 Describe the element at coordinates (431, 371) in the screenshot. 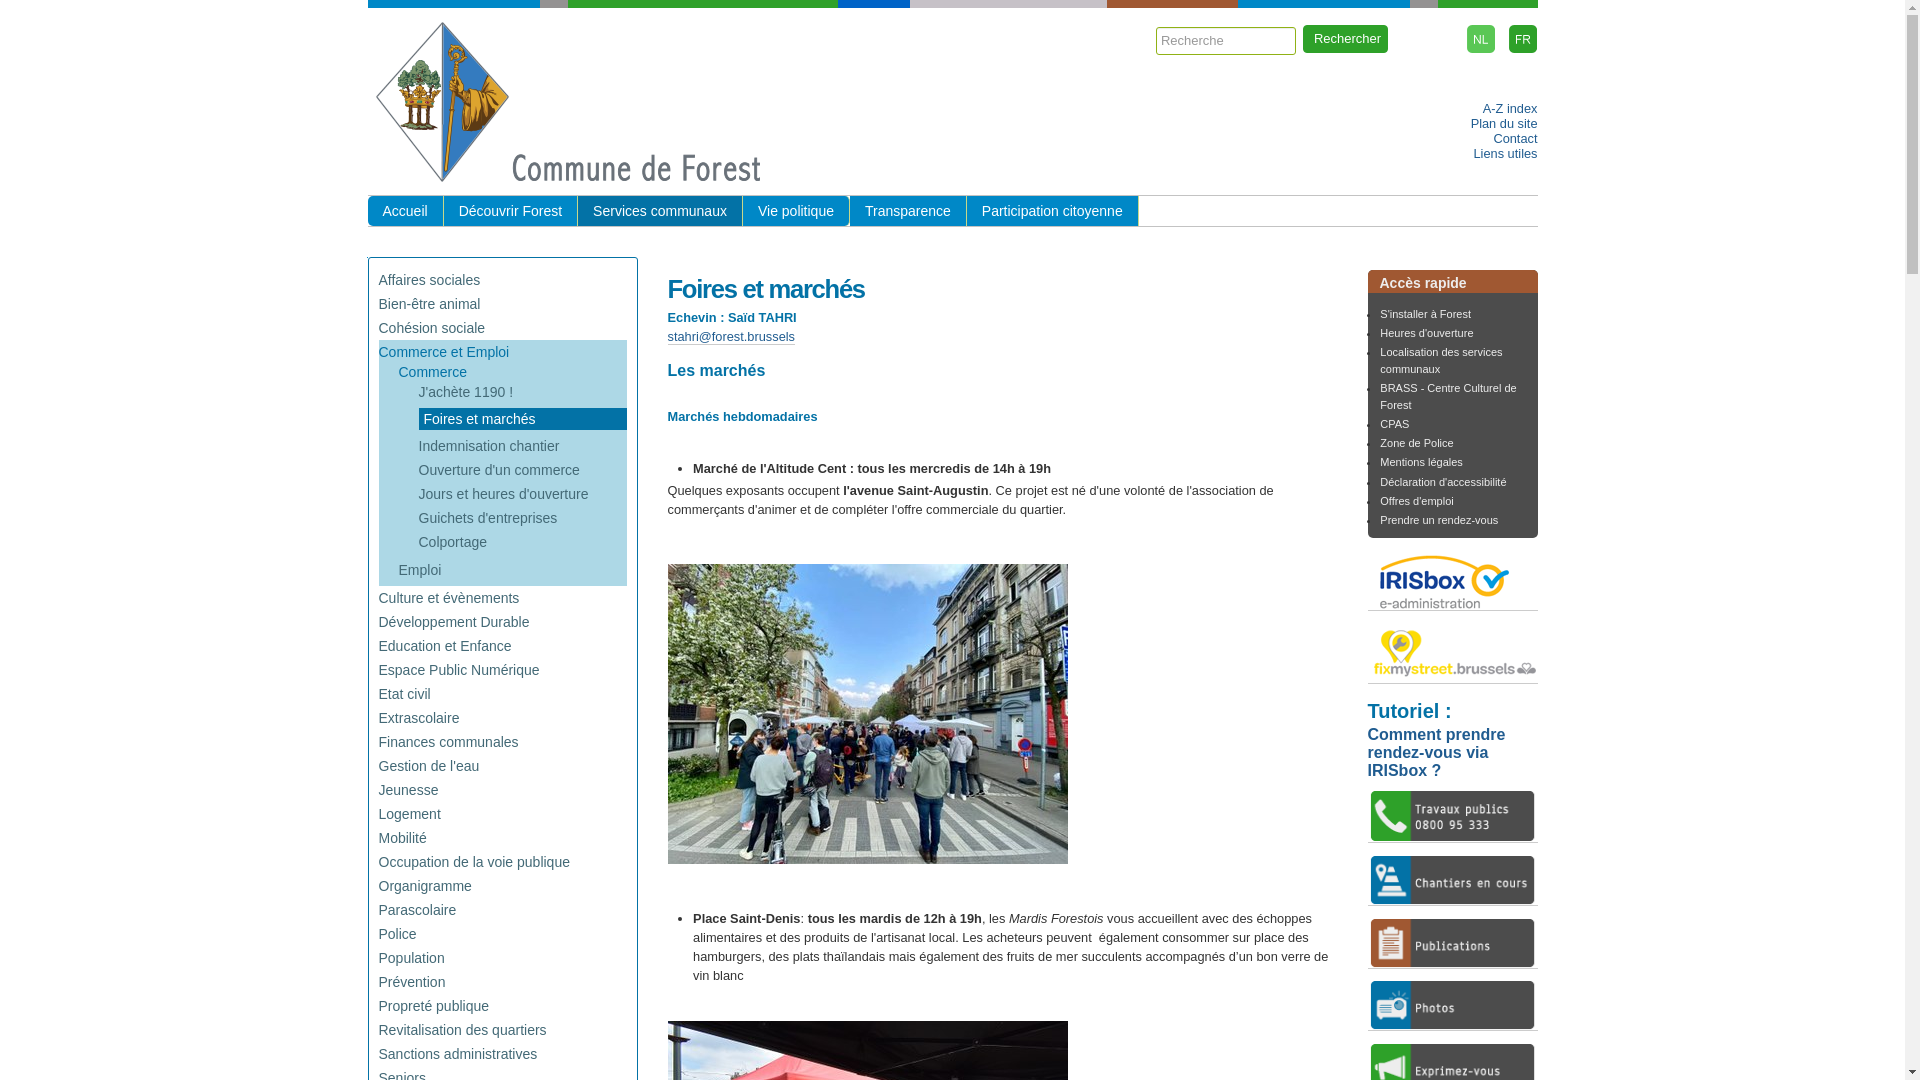

I see `'Commerce'` at that location.